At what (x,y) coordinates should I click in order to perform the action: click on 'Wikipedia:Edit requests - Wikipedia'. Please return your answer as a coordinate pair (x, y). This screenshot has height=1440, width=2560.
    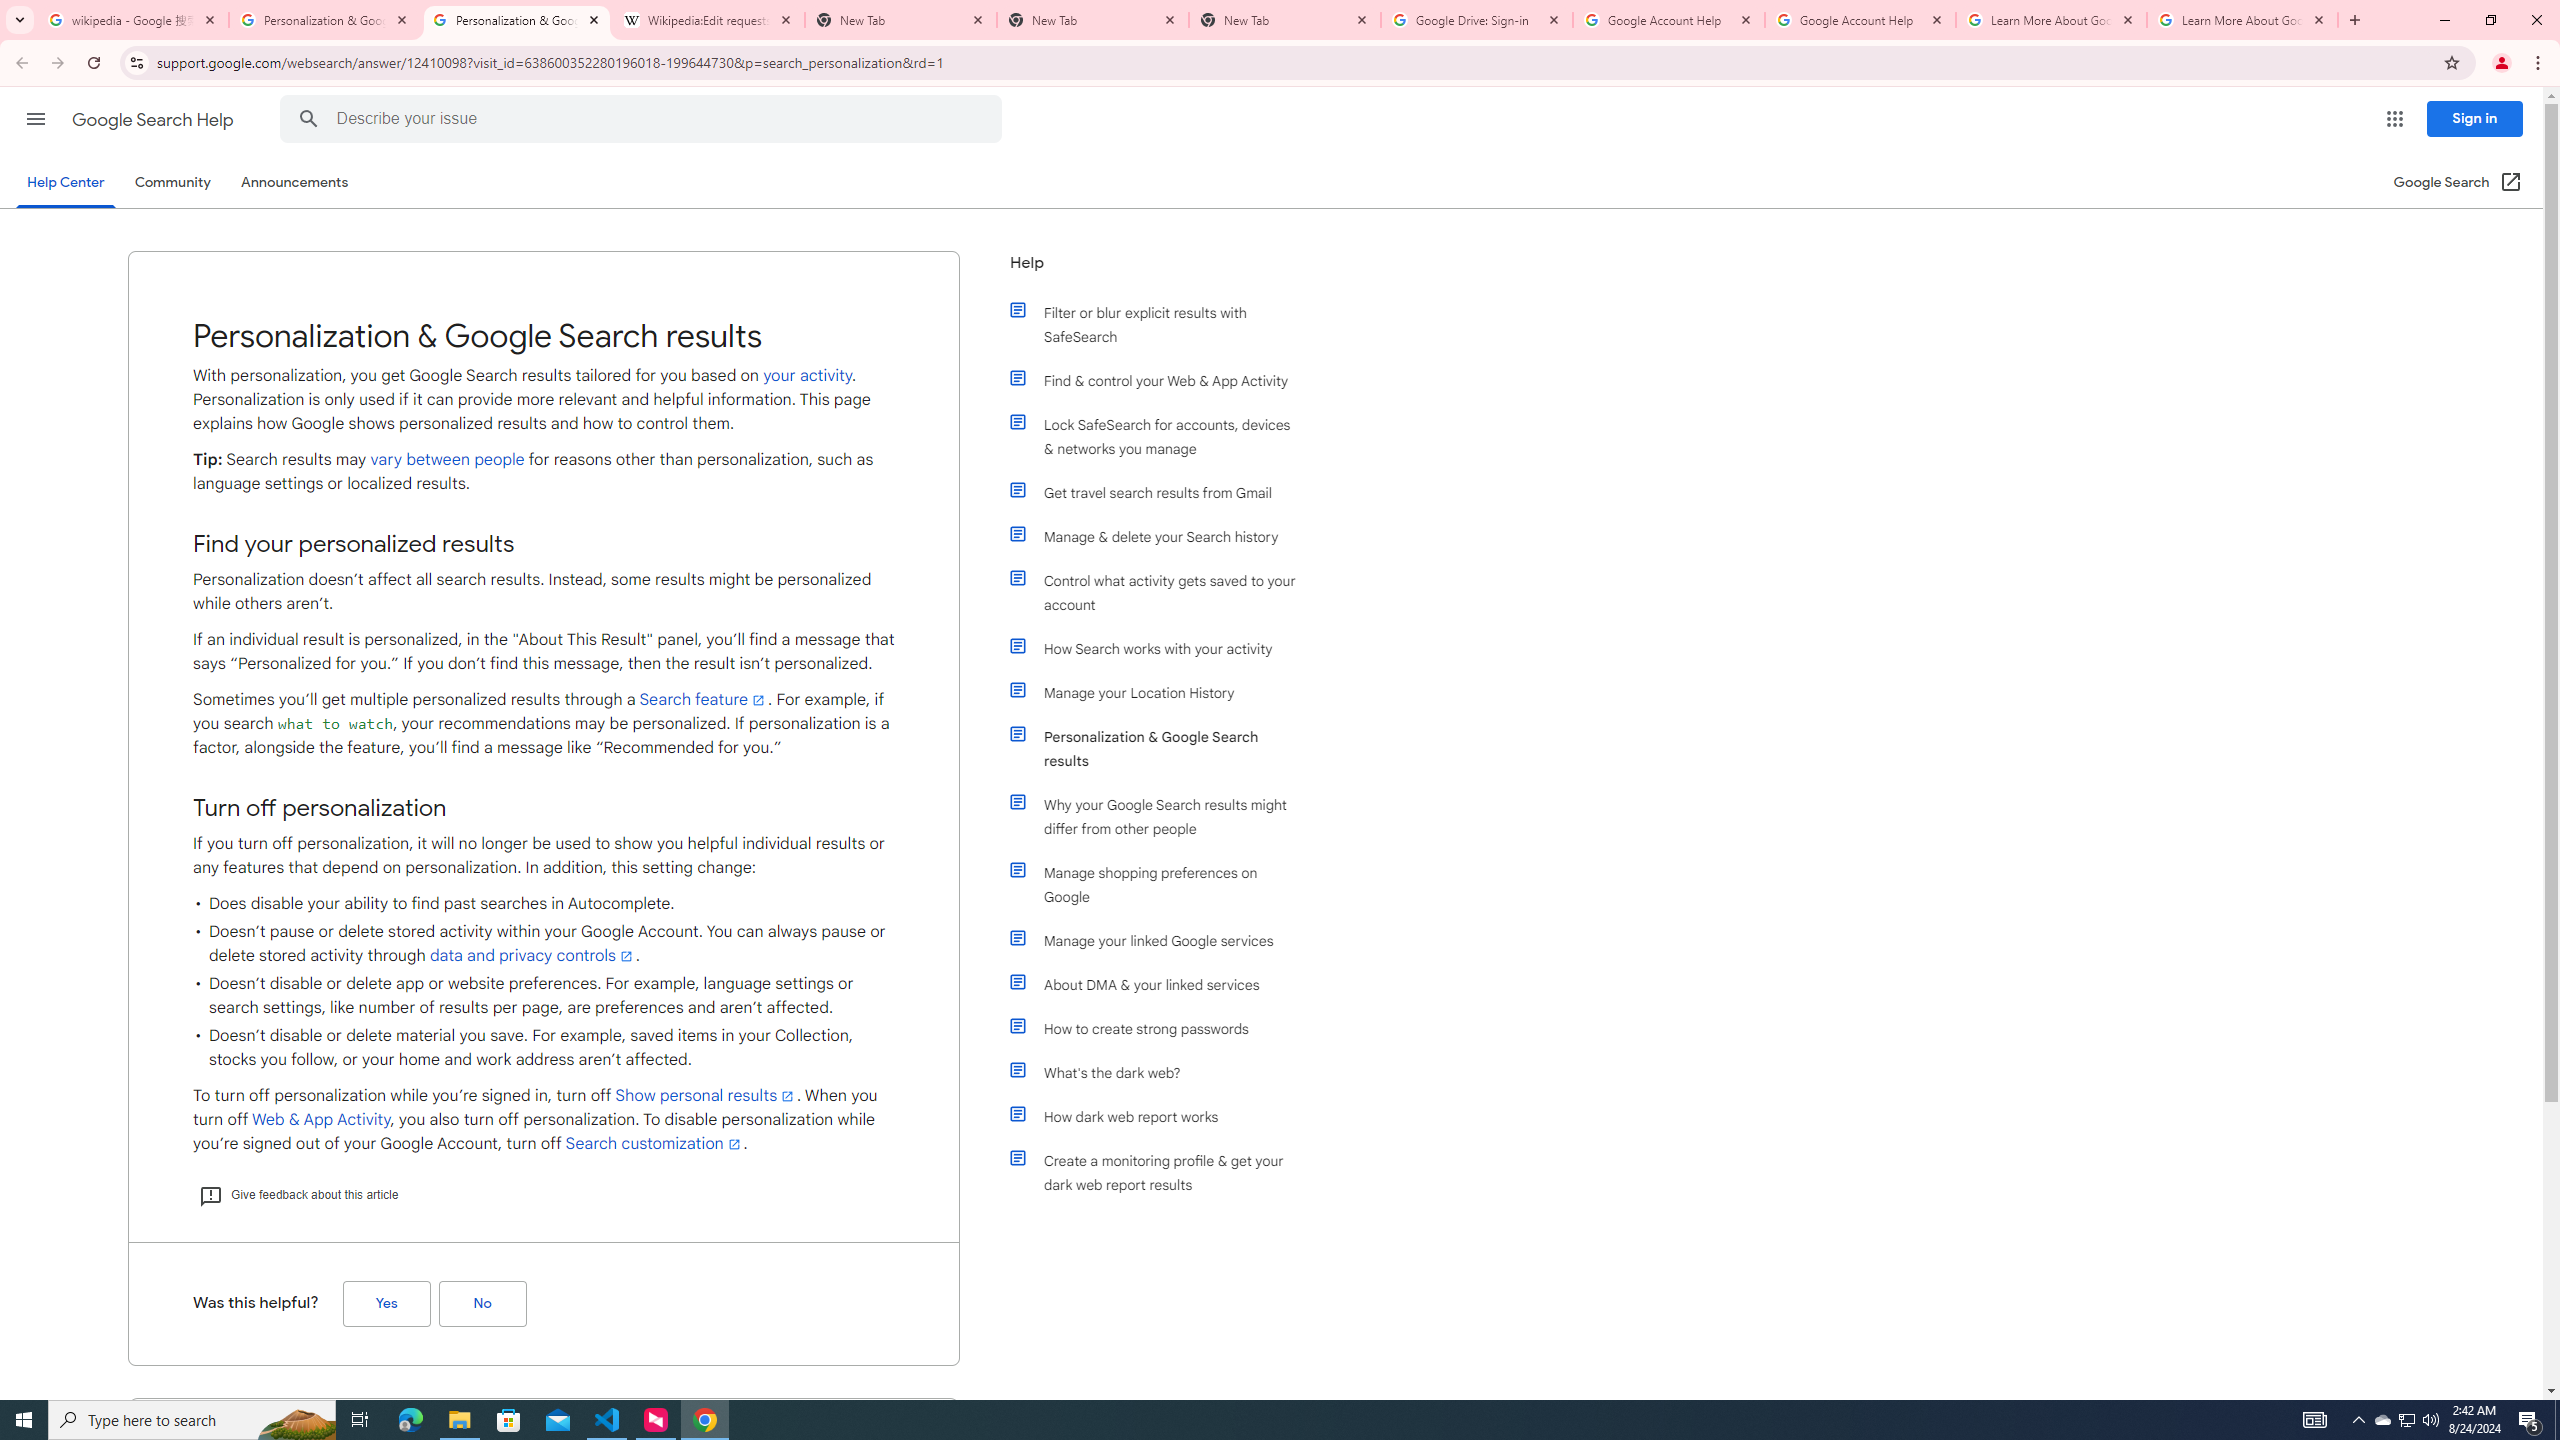
    Looking at the image, I should click on (709, 19).